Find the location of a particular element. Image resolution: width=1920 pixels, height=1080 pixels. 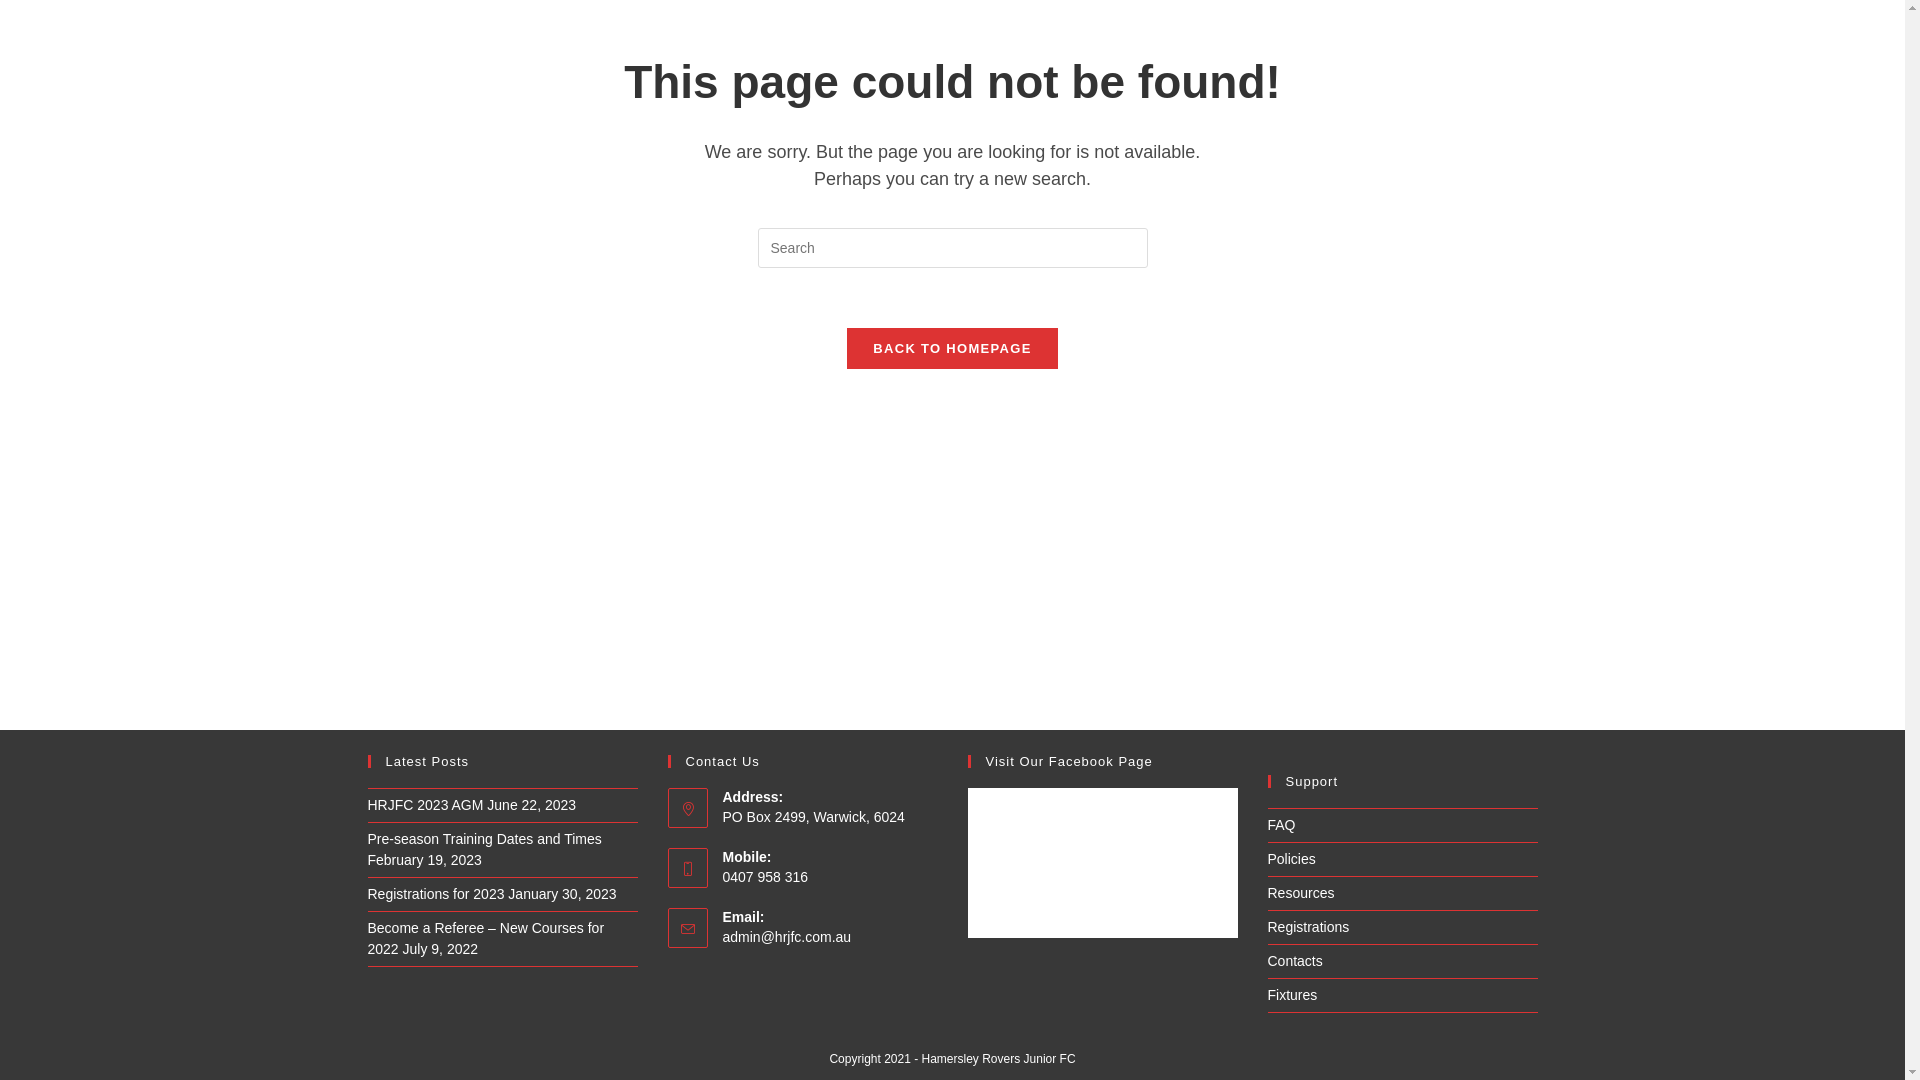

'FAQ' is located at coordinates (1281, 825).